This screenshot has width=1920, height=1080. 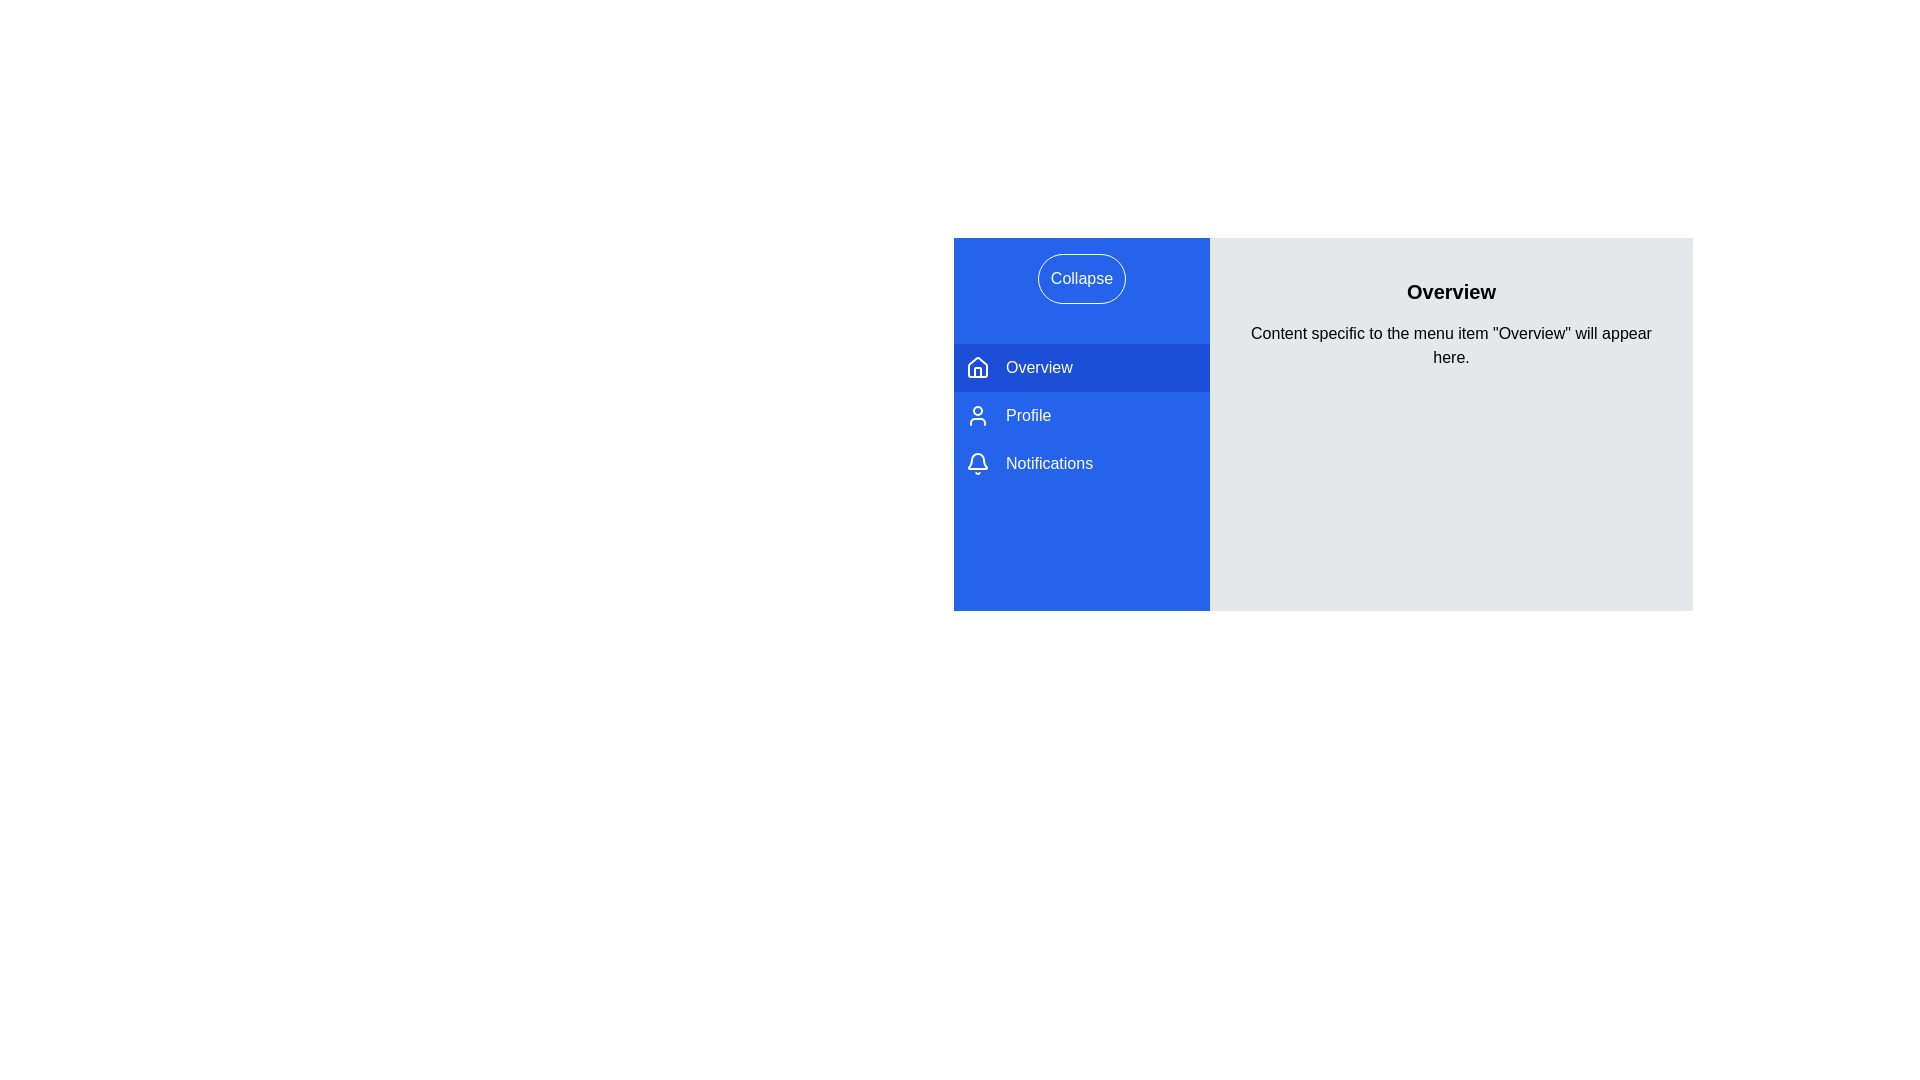 What do you see at coordinates (1039, 367) in the screenshot?
I see `the 'Overview' text button in the sidebar navigation menu, which is located next to the house icon` at bounding box center [1039, 367].